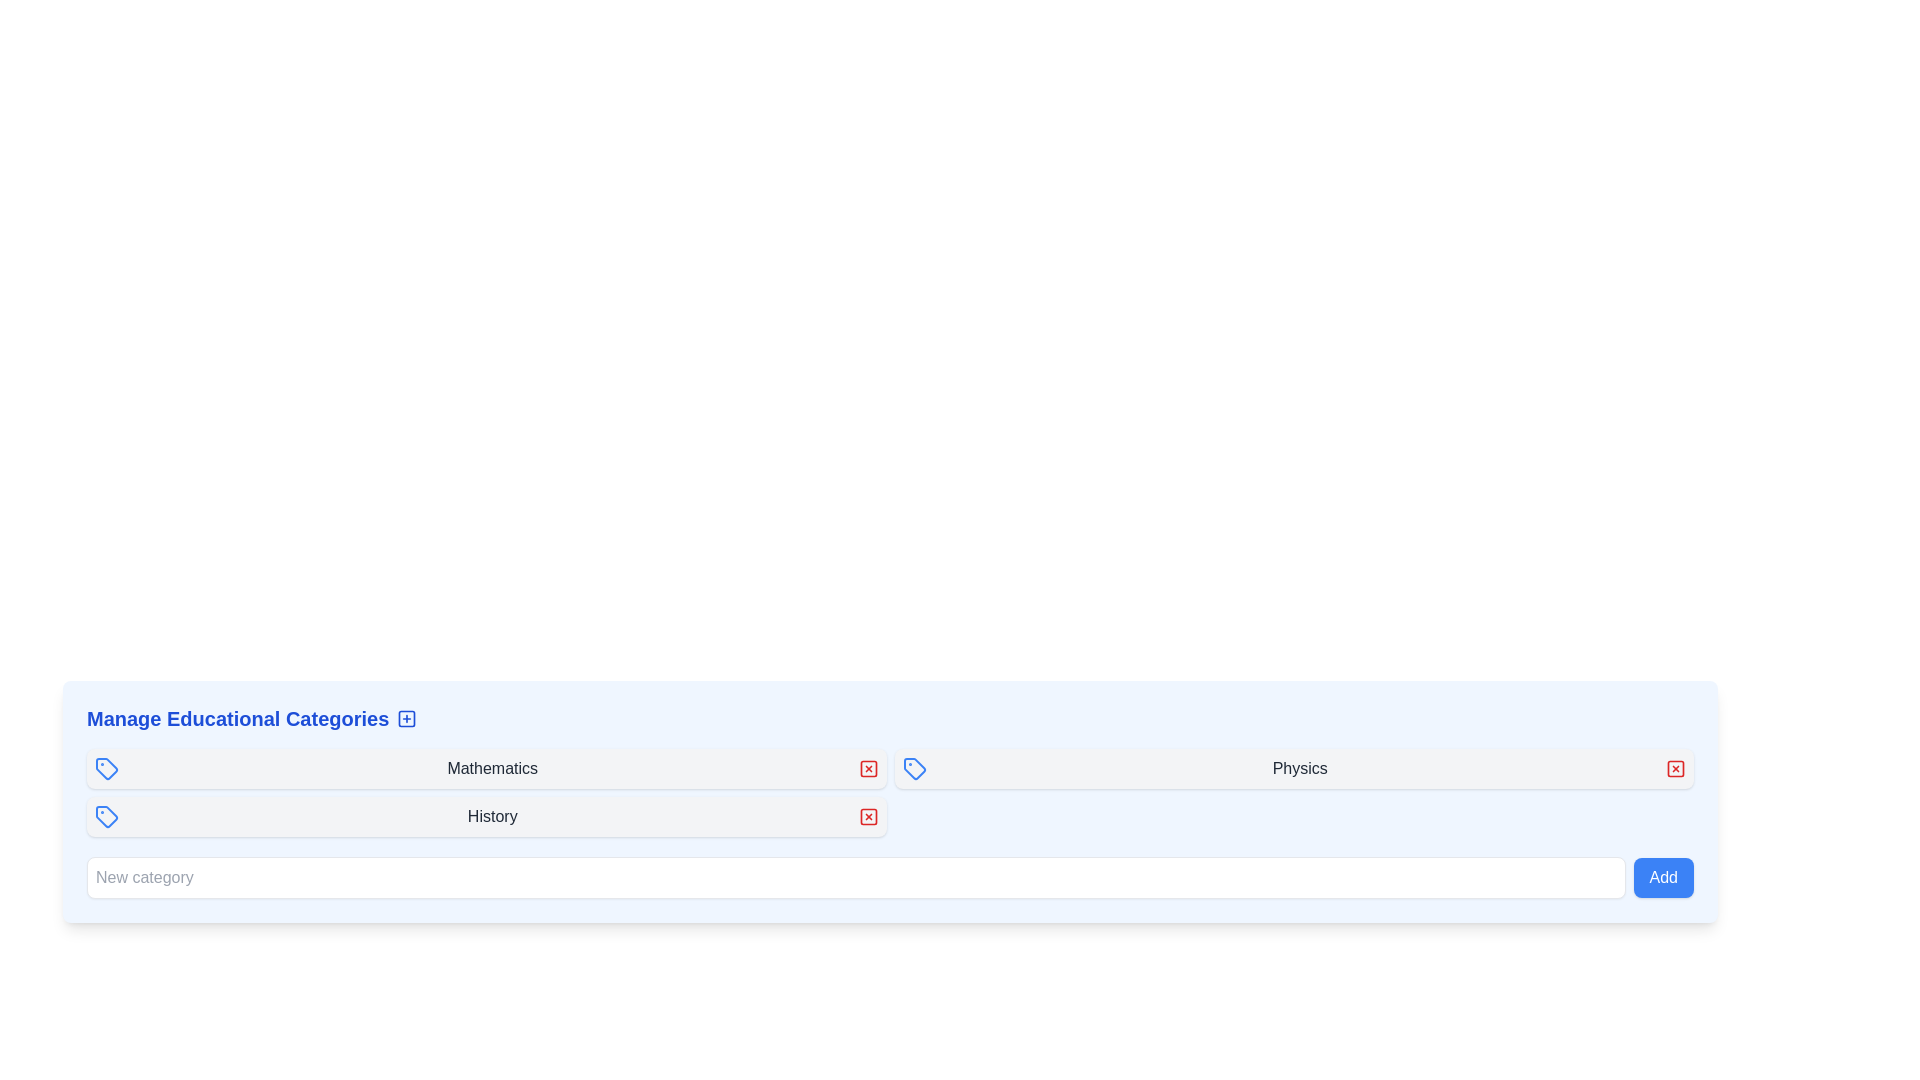 Image resolution: width=1920 pixels, height=1080 pixels. I want to click on the blue tag-shaped icon located left of the 'Mathematics' label within the 'Manage Educational Categories' panel, so click(913, 767).